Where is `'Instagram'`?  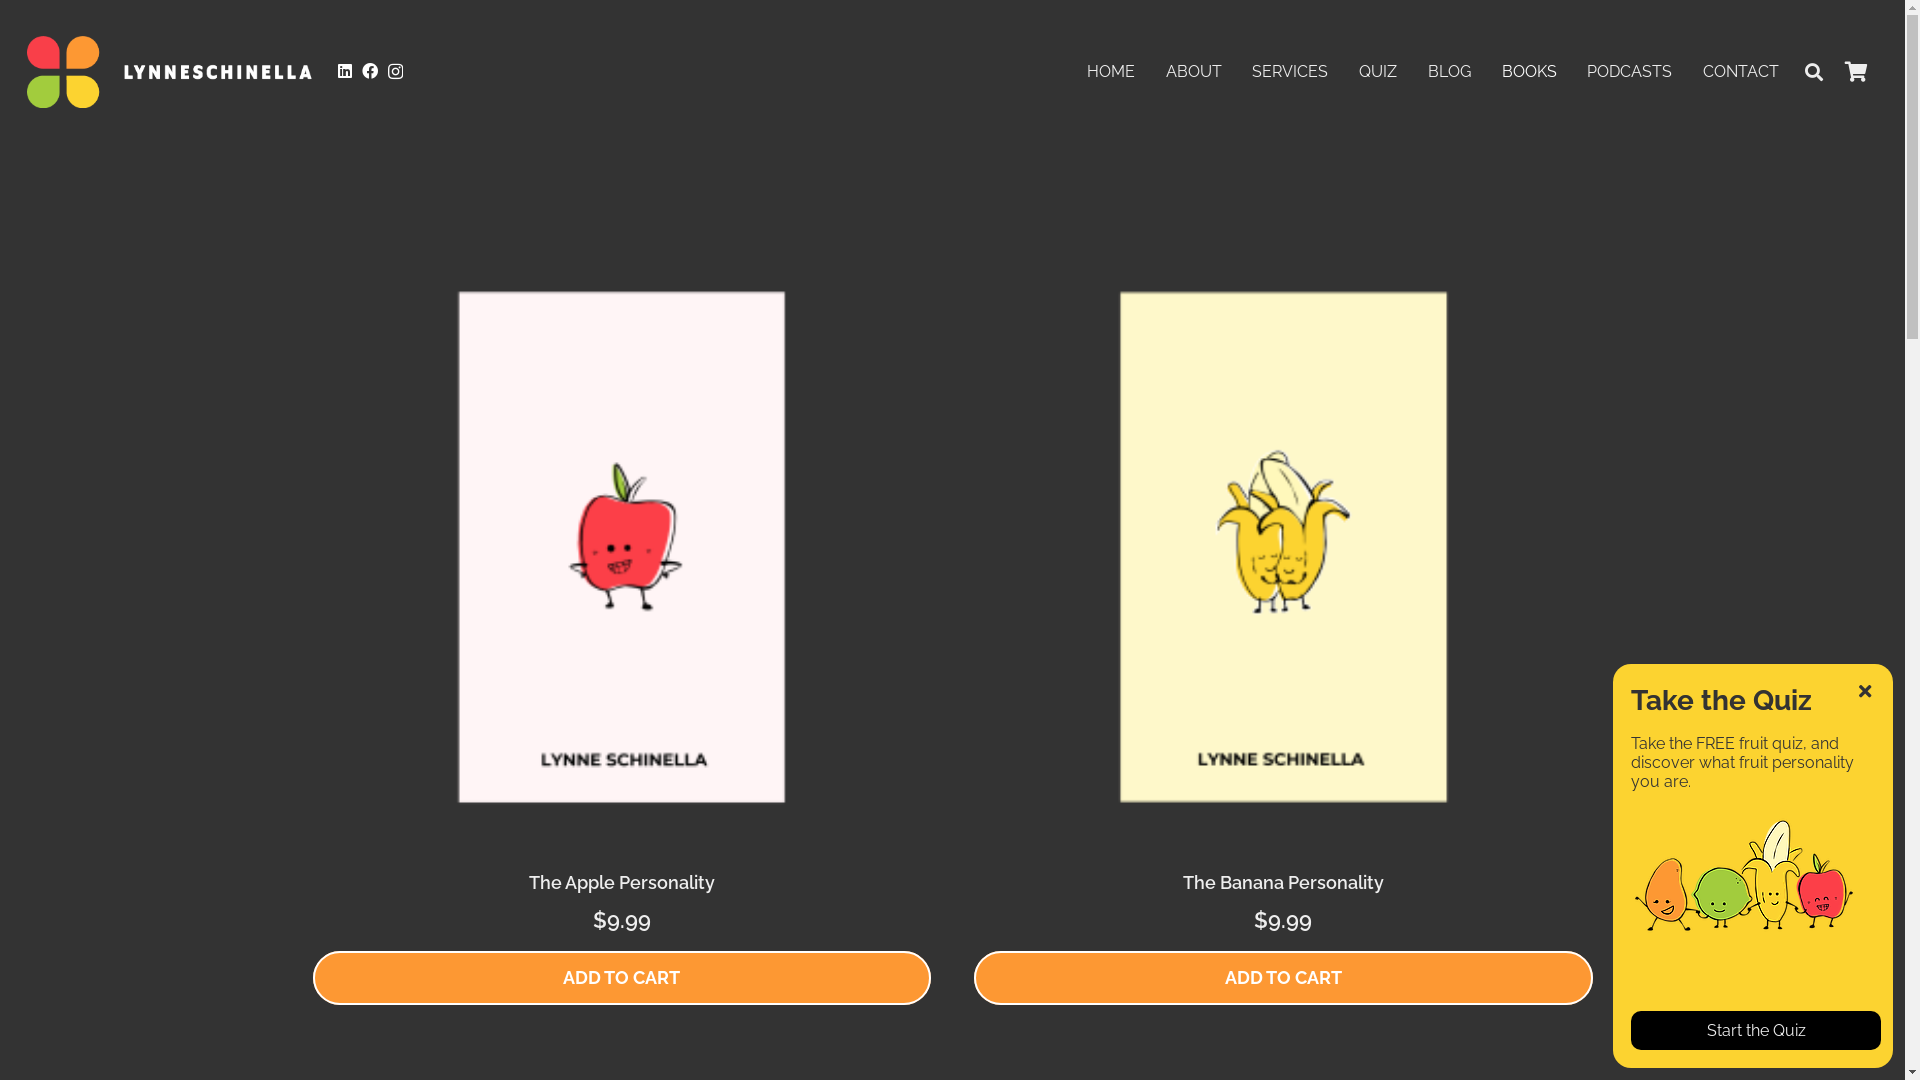 'Instagram' is located at coordinates (395, 71).